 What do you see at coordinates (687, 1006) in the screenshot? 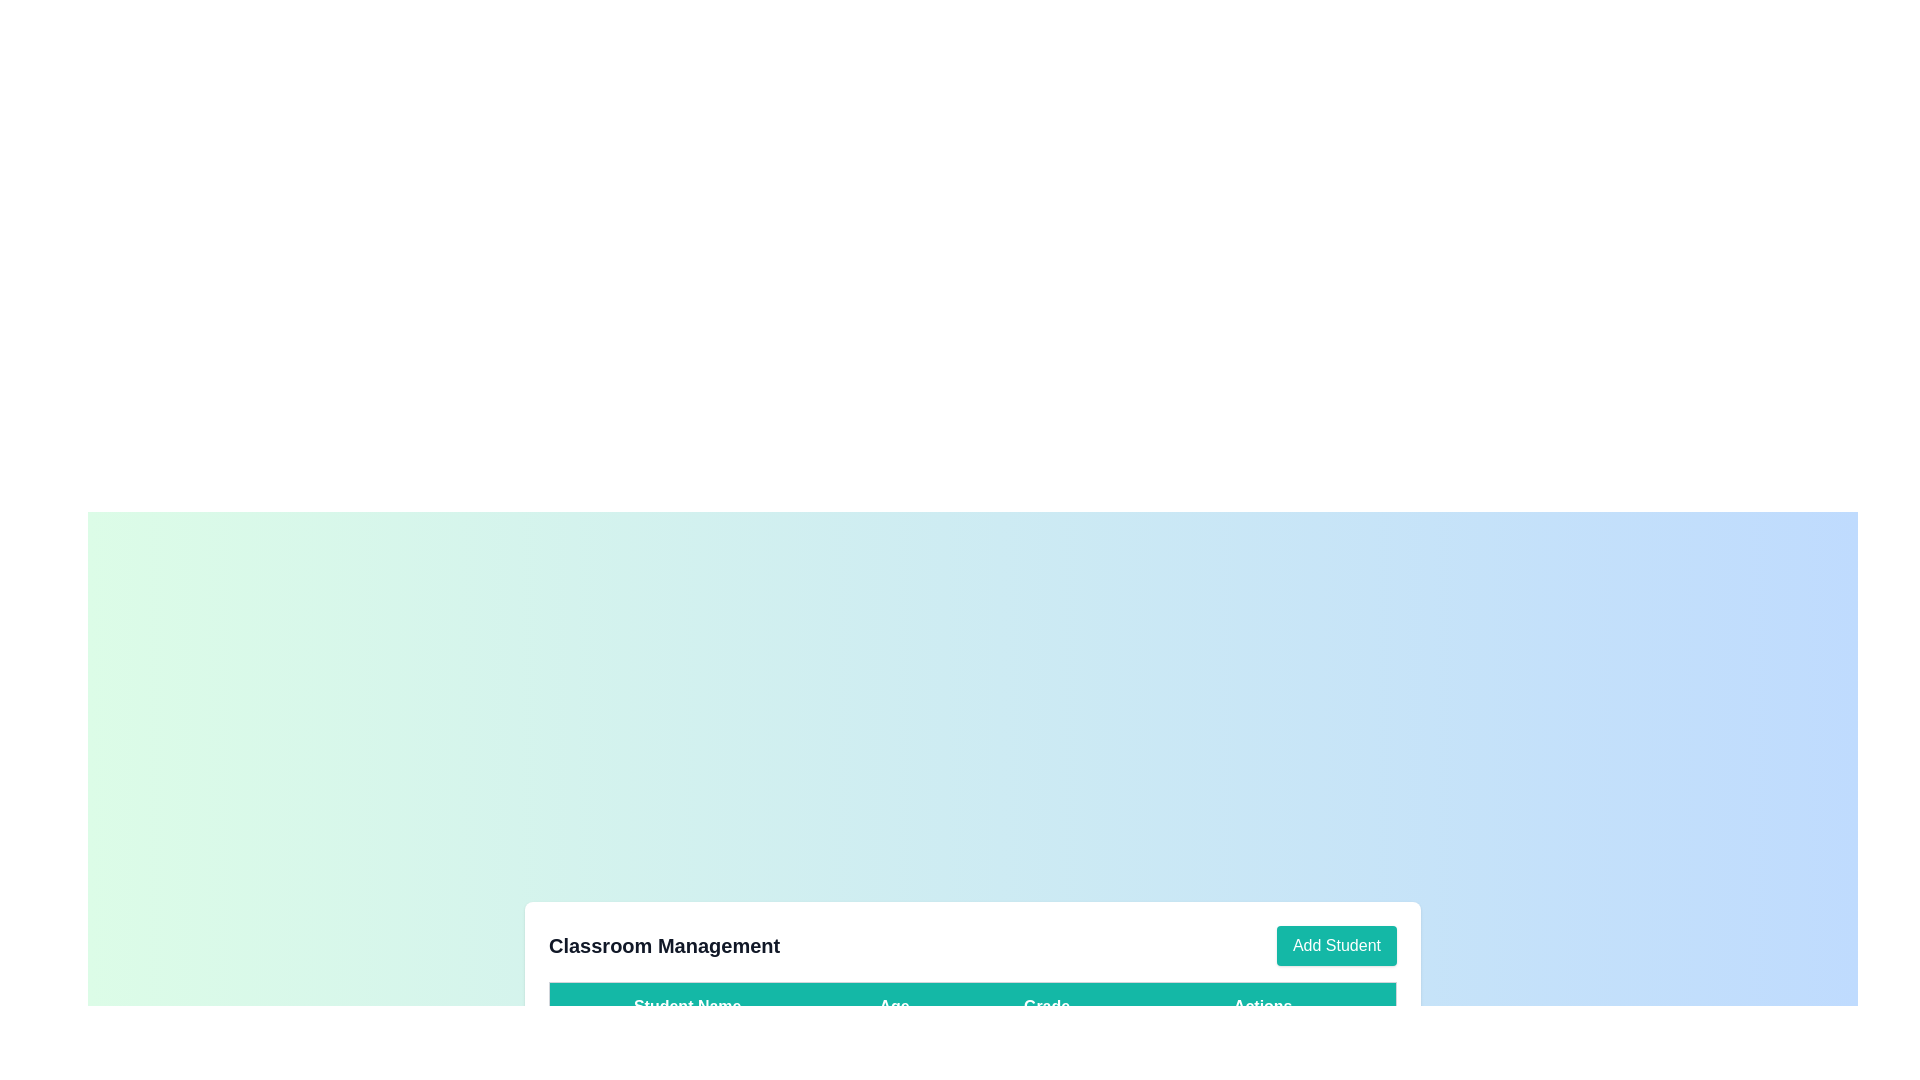
I see `the 'Student Names' text label which is the first item in a row of tabs or headers, positioned to the left of 'Age', 'Grade', and 'Actions' within the bottom section of the interface under 'Classroom Management'` at bounding box center [687, 1006].